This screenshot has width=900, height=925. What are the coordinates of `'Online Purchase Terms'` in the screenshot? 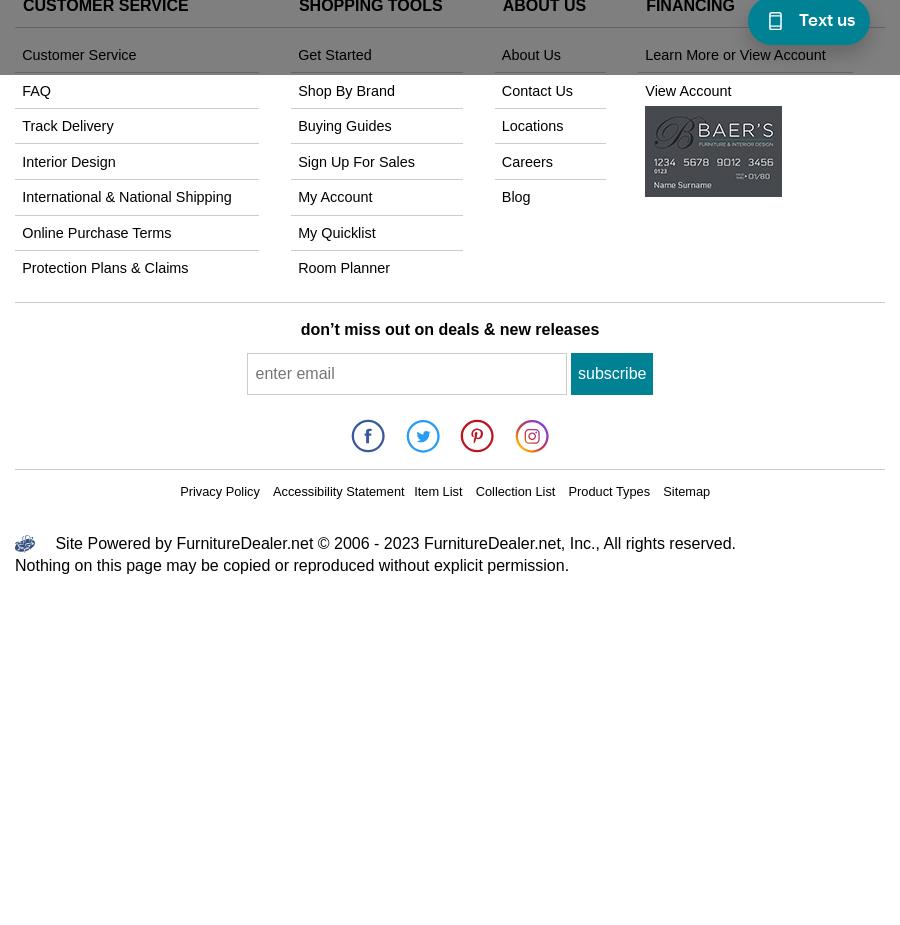 It's located at (95, 230).